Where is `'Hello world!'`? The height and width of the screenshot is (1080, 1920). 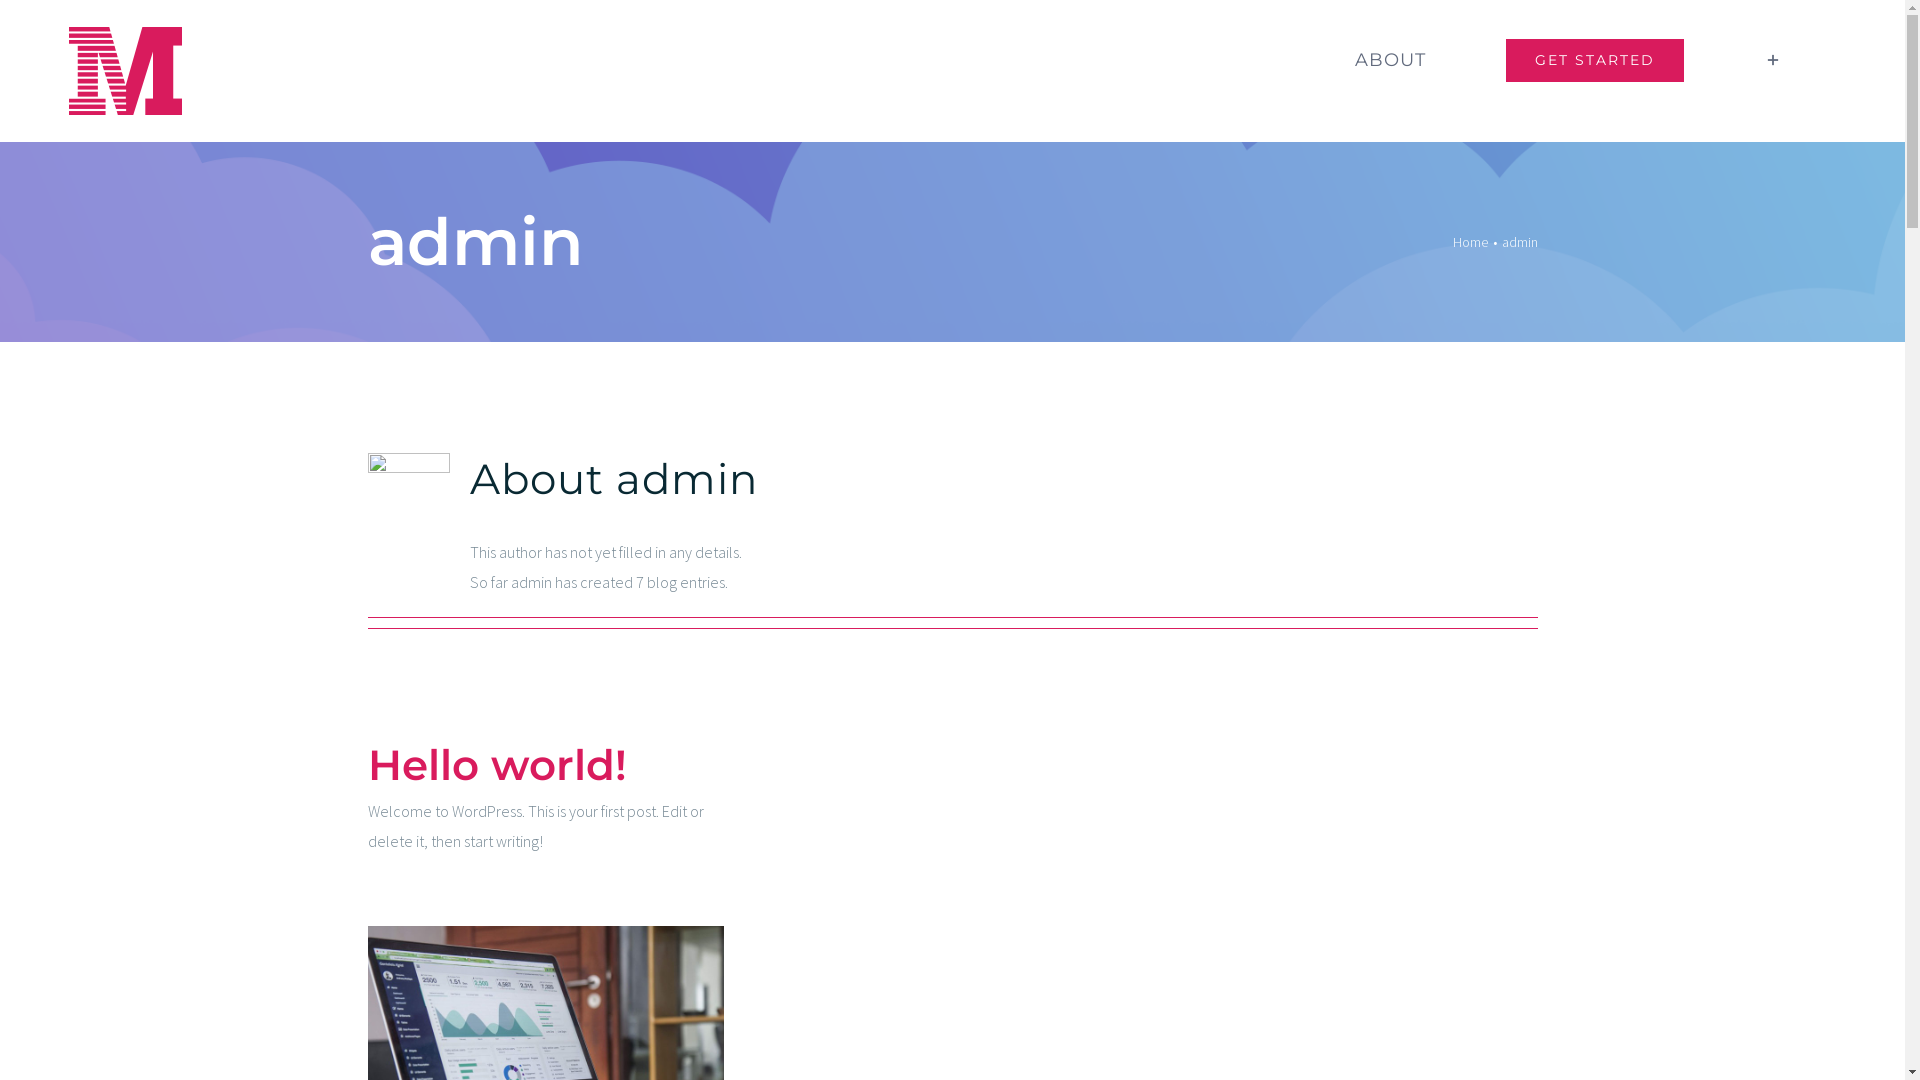 'Hello world!' is located at coordinates (368, 764).